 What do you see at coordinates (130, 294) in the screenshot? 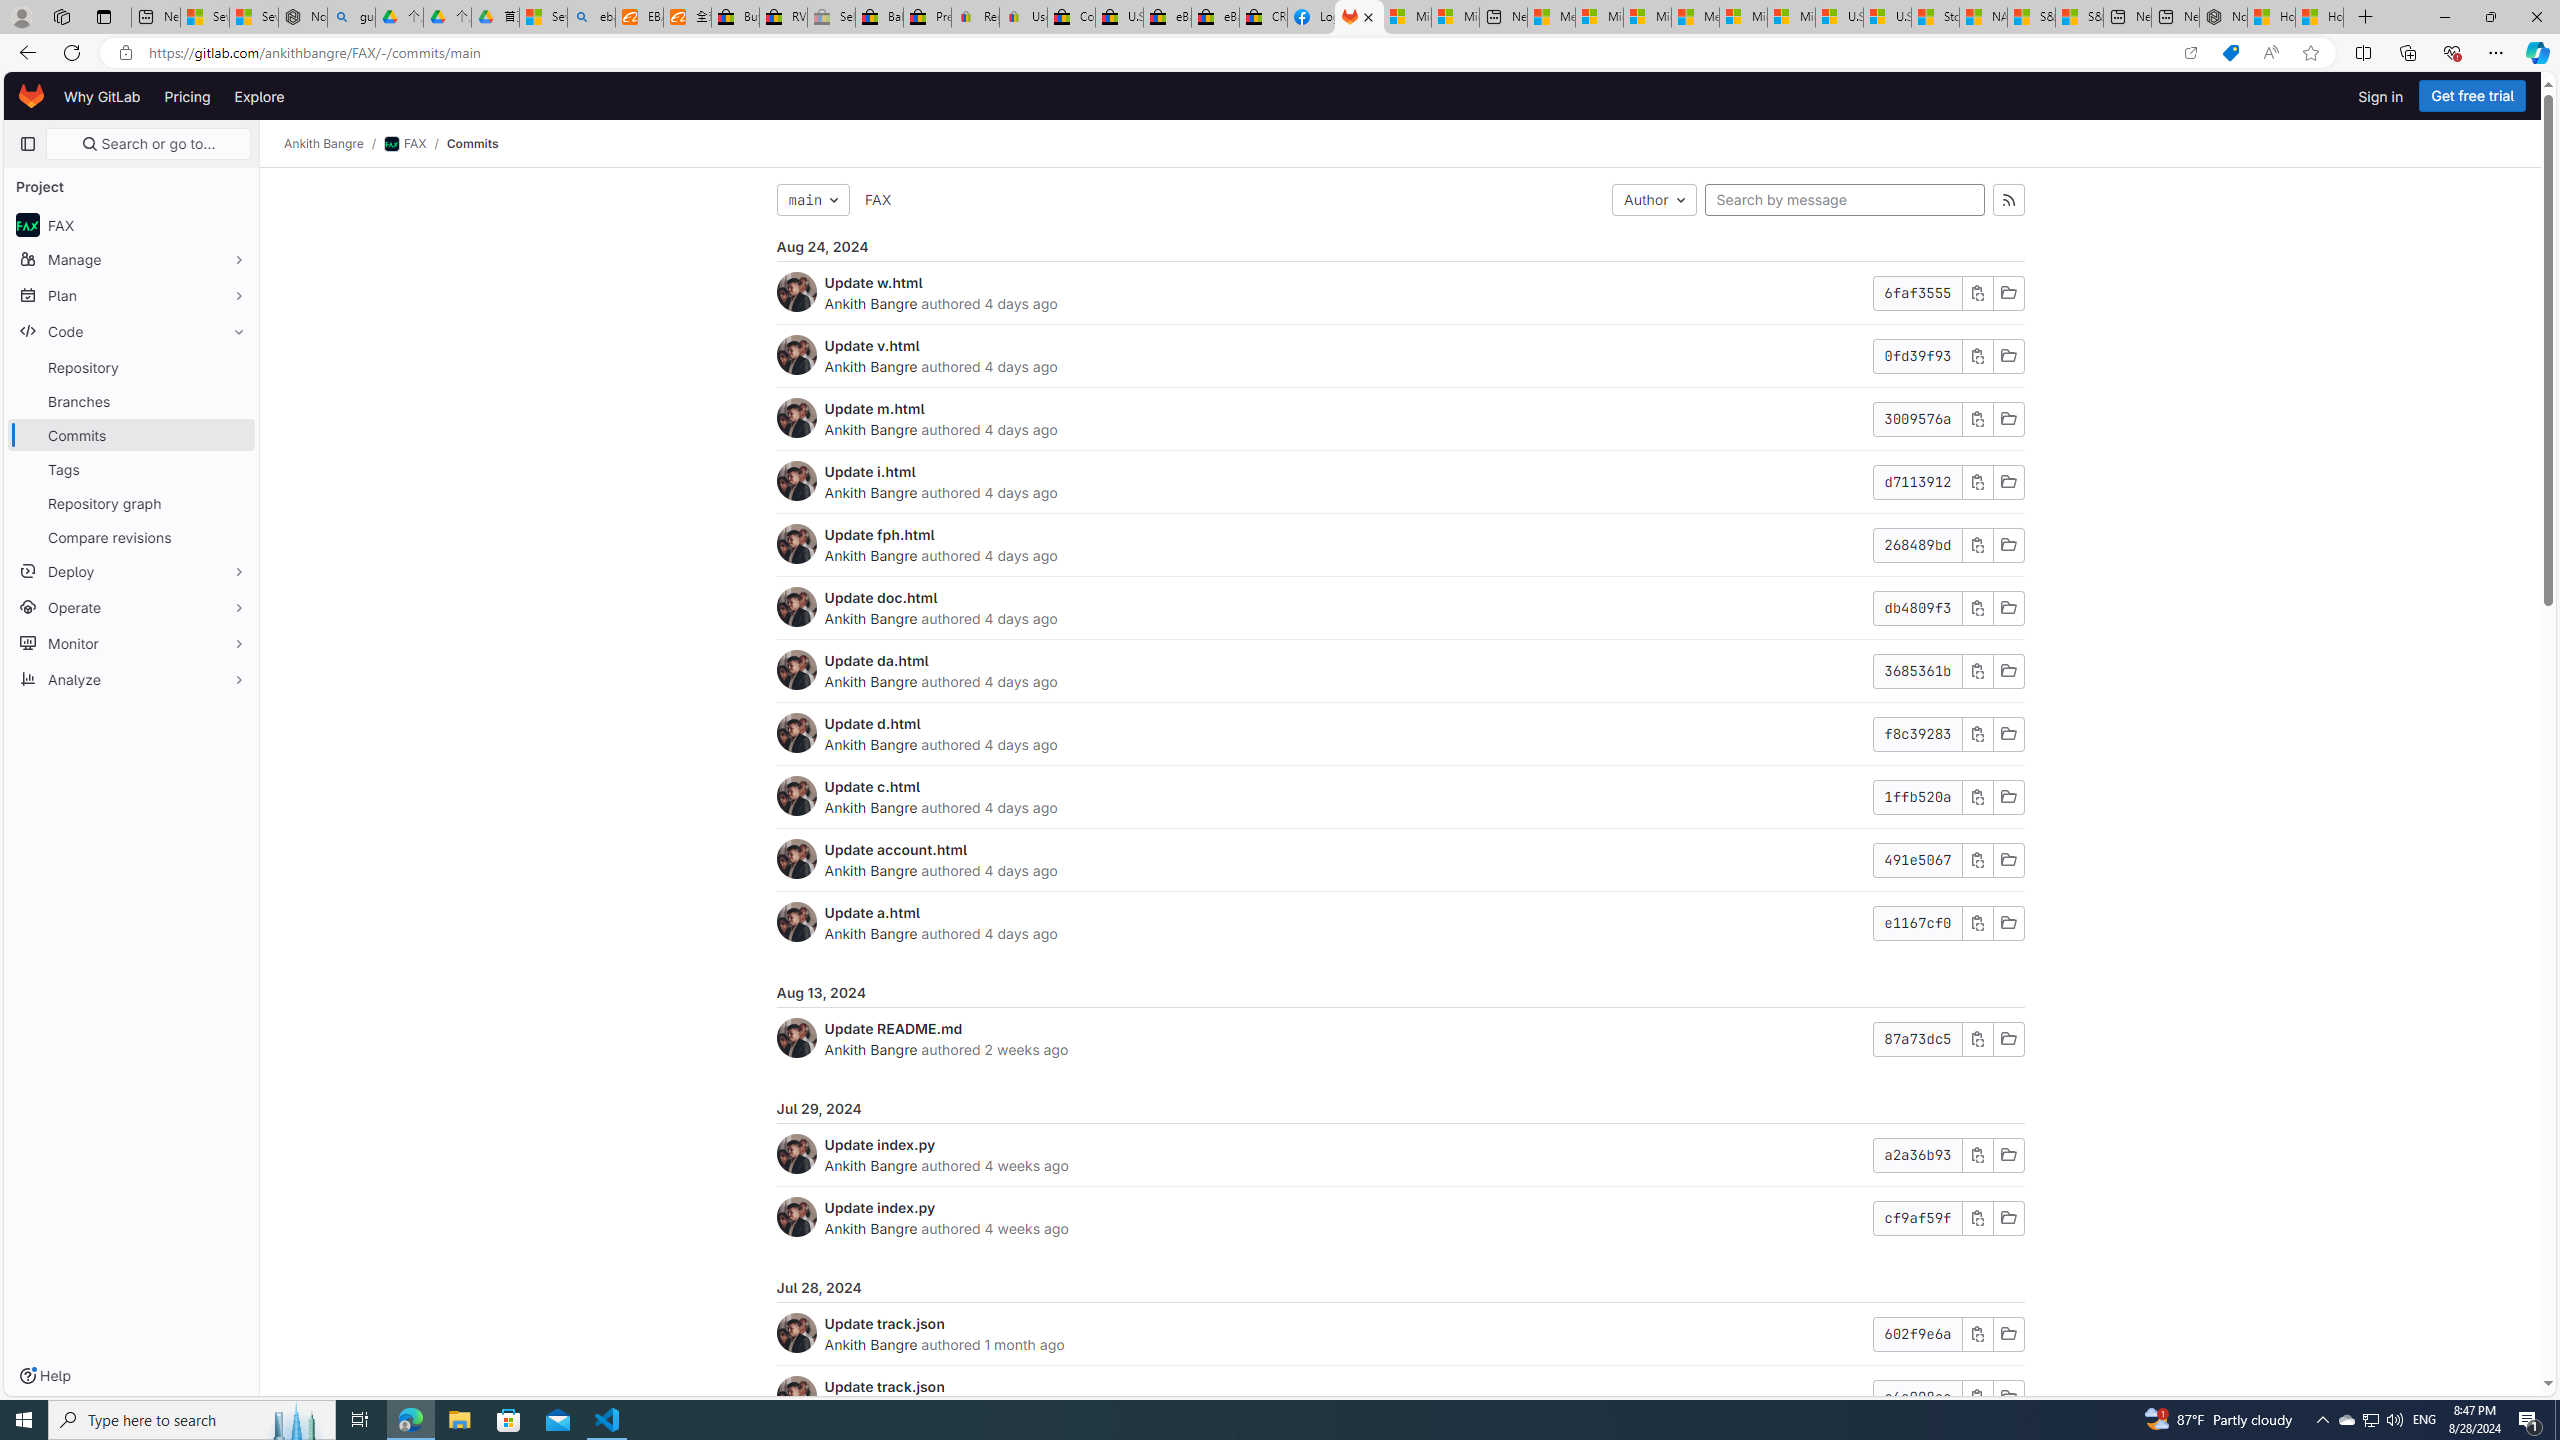
I see `'Plan'` at bounding box center [130, 294].